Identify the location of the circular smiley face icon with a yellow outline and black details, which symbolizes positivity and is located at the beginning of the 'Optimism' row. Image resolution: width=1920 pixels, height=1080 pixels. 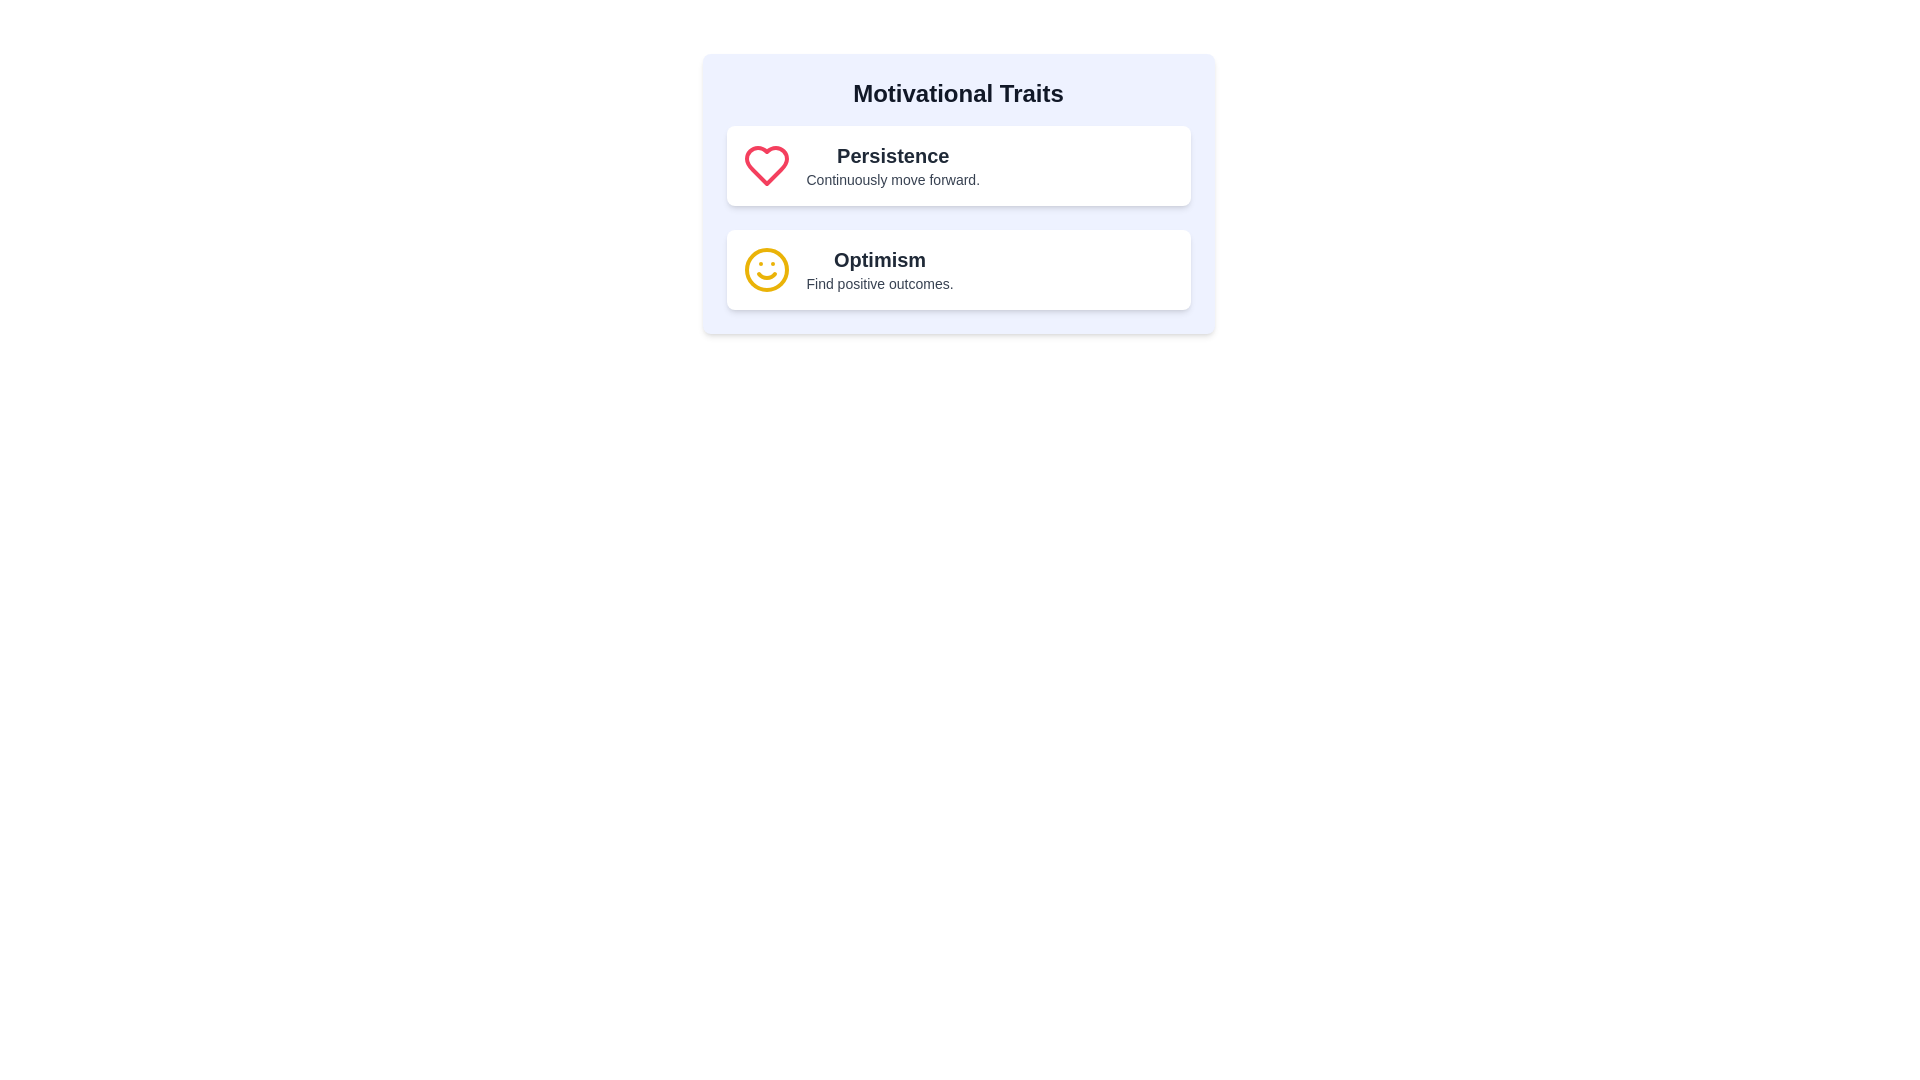
(765, 270).